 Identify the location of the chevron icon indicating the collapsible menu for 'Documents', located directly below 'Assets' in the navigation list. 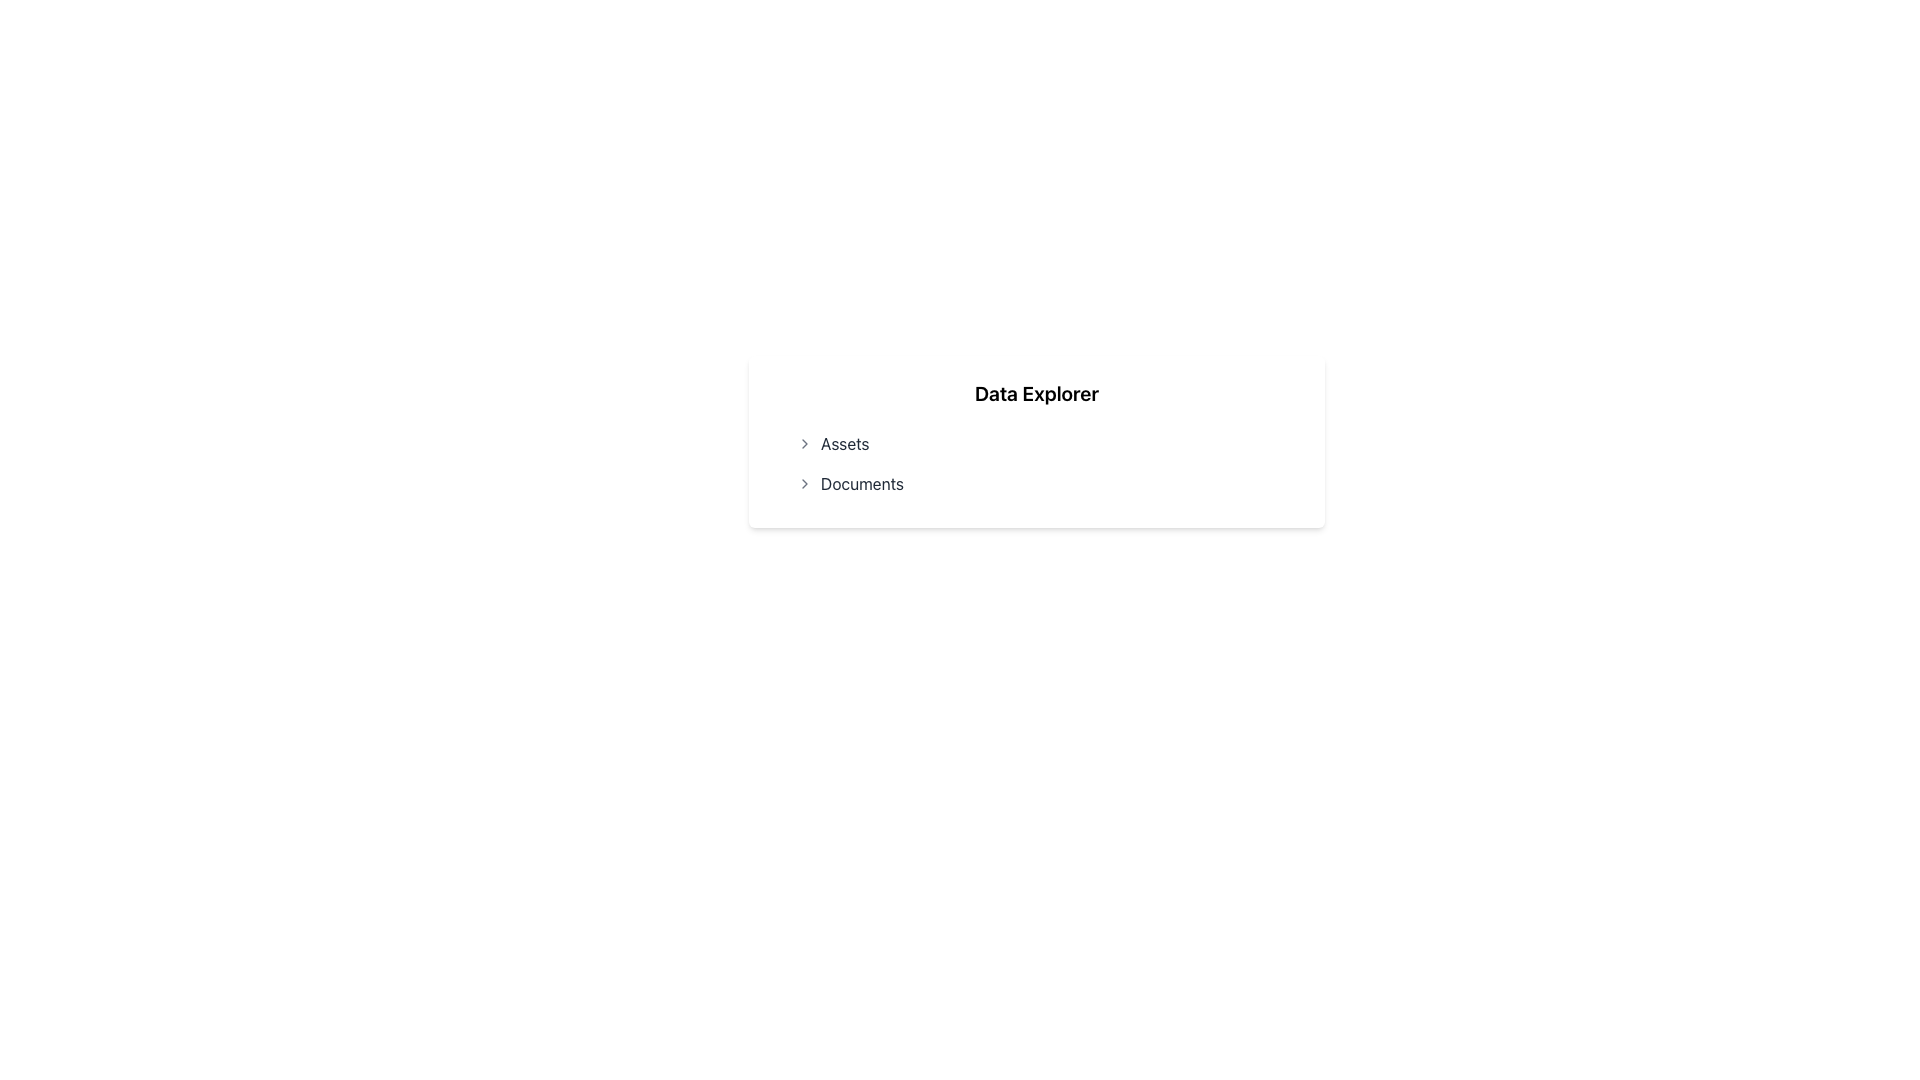
(805, 483).